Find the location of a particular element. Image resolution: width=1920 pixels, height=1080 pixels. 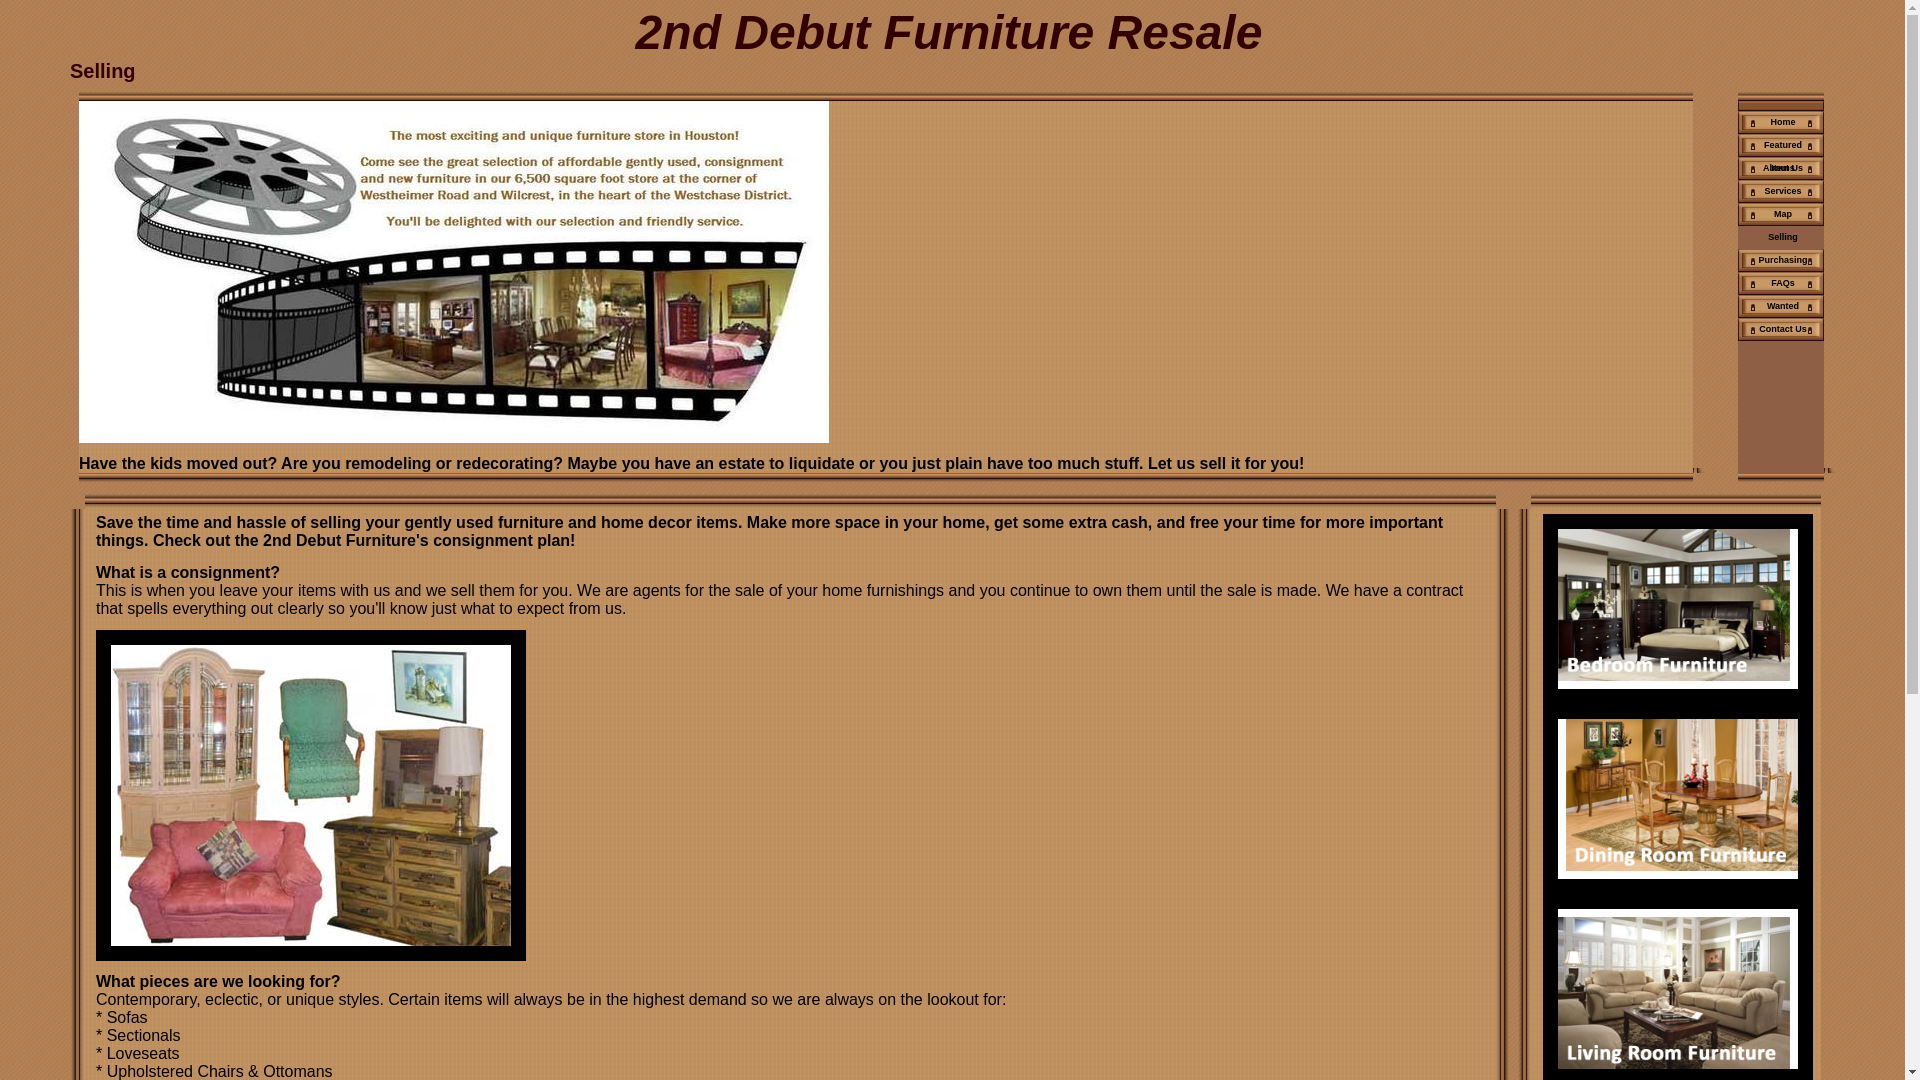

'About Us' is located at coordinates (1780, 167).